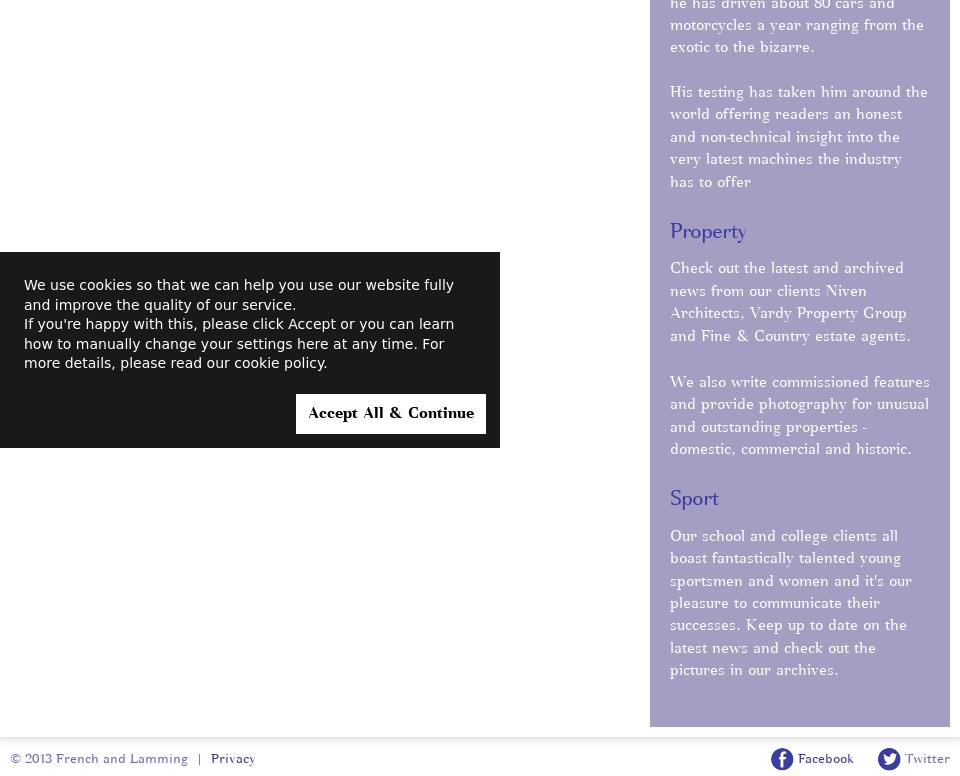 The height and width of the screenshot is (776, 960). Describe the element at coordinates (899, 756) in the screenshot. I see `'Twitter'` at that location.